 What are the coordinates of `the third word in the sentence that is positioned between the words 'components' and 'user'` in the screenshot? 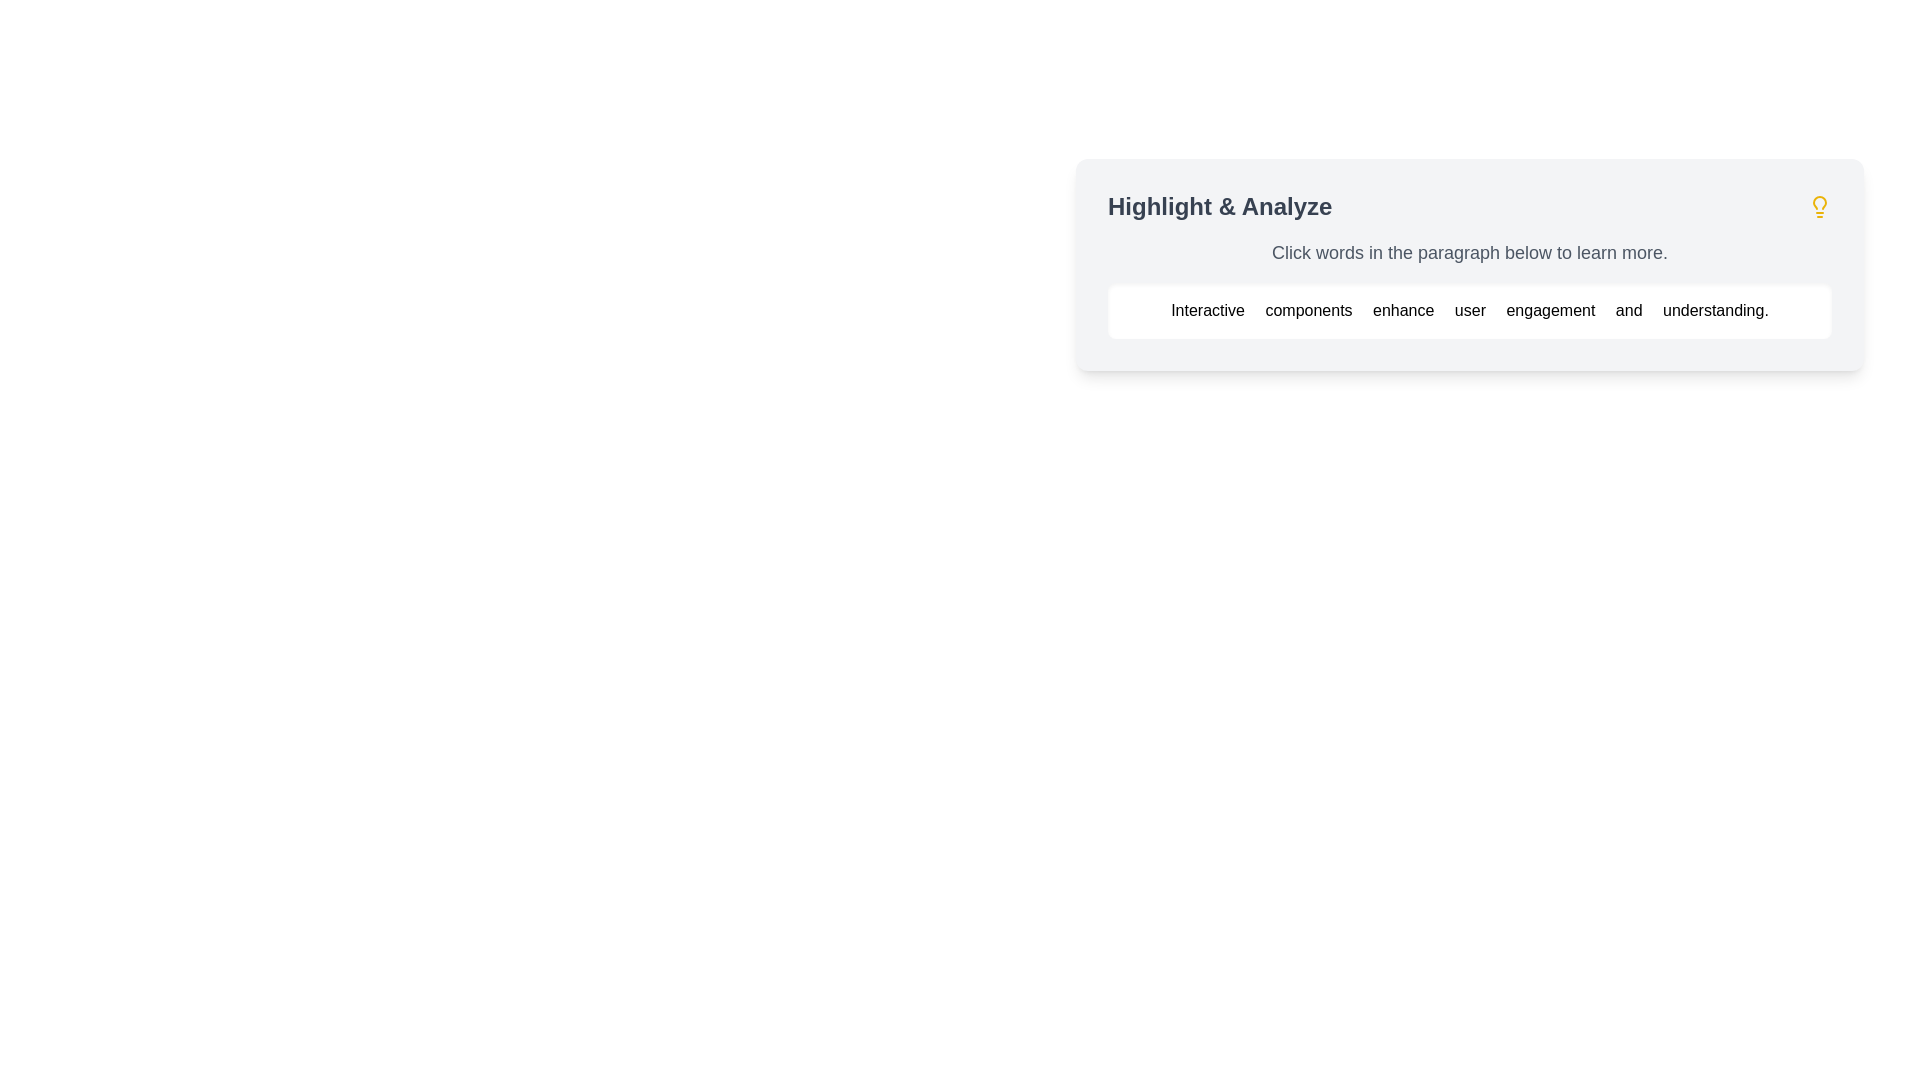 It's located at (1405, 310).